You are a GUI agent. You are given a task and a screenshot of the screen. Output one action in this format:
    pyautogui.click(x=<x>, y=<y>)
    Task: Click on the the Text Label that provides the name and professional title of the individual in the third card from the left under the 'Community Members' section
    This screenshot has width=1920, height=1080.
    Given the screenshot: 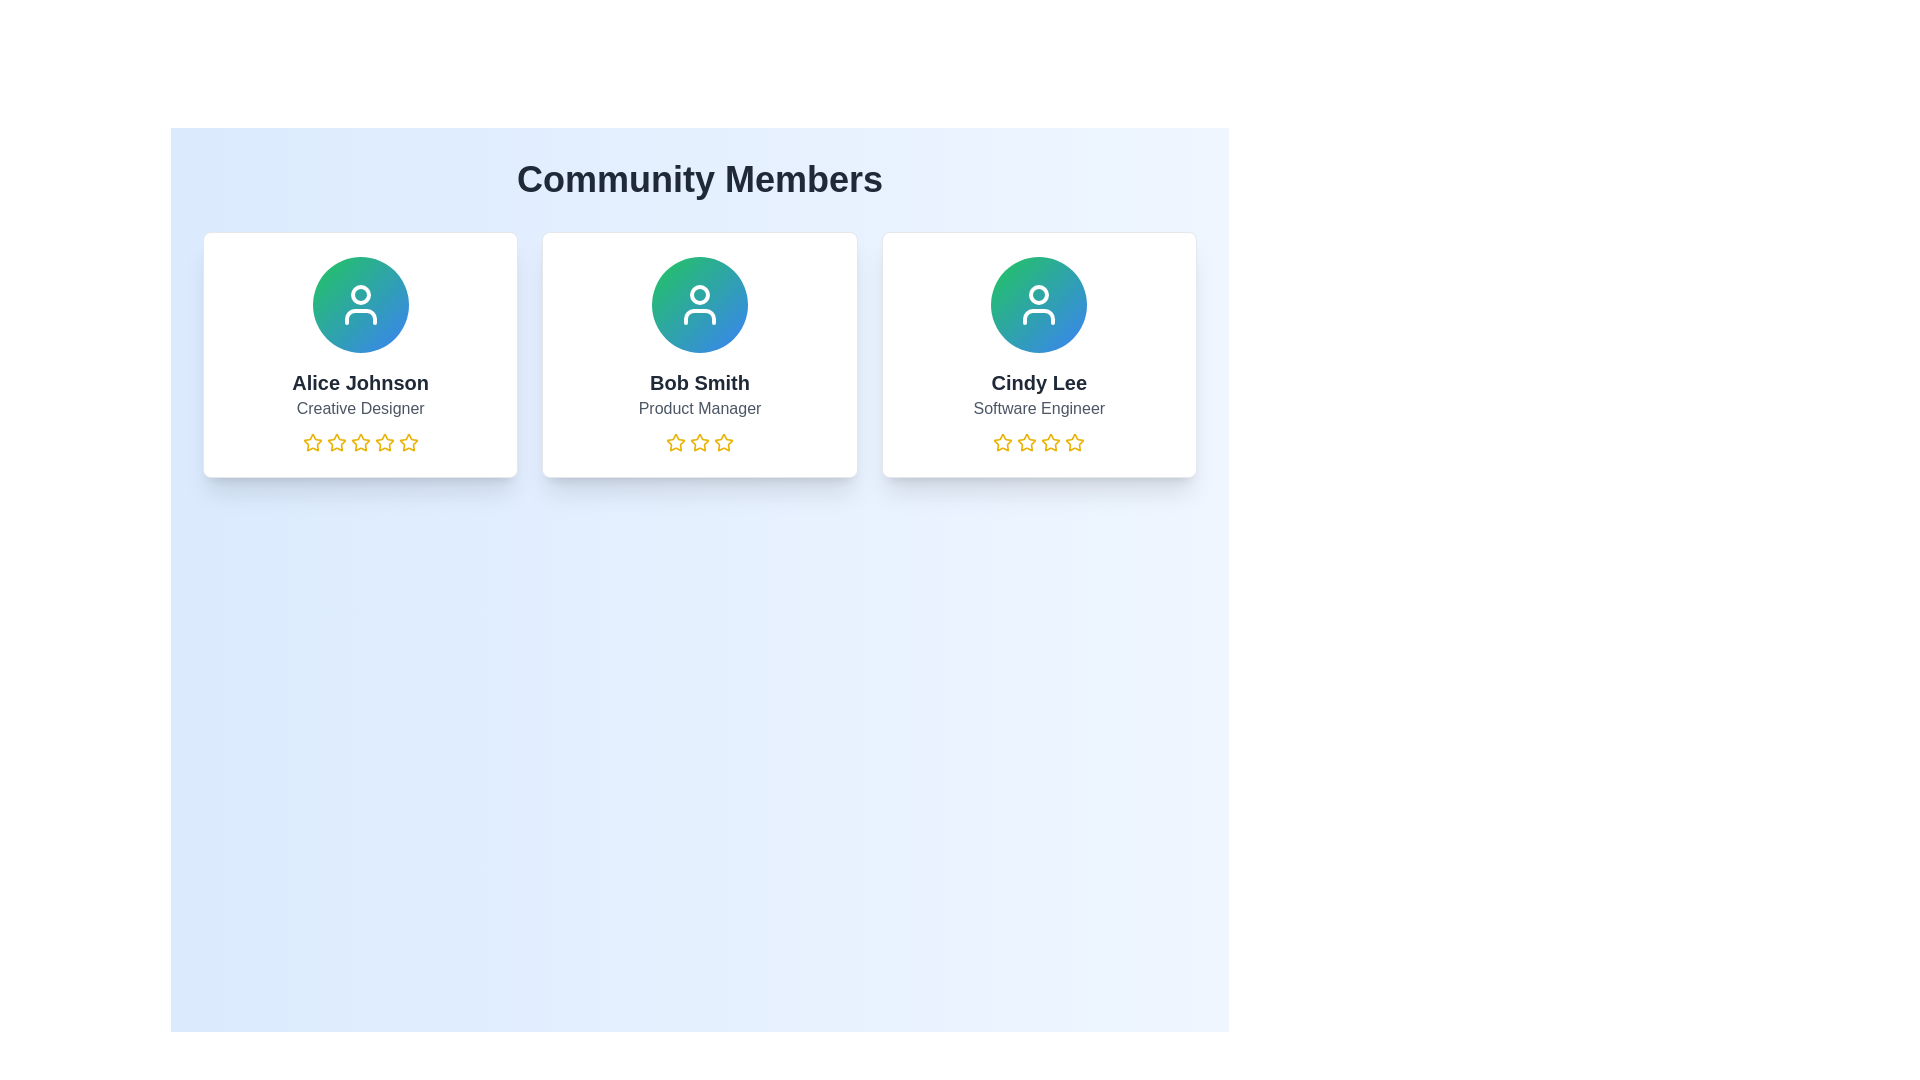 What is the action you would take?
    pyautogui.click(x=1039, y=410)
    